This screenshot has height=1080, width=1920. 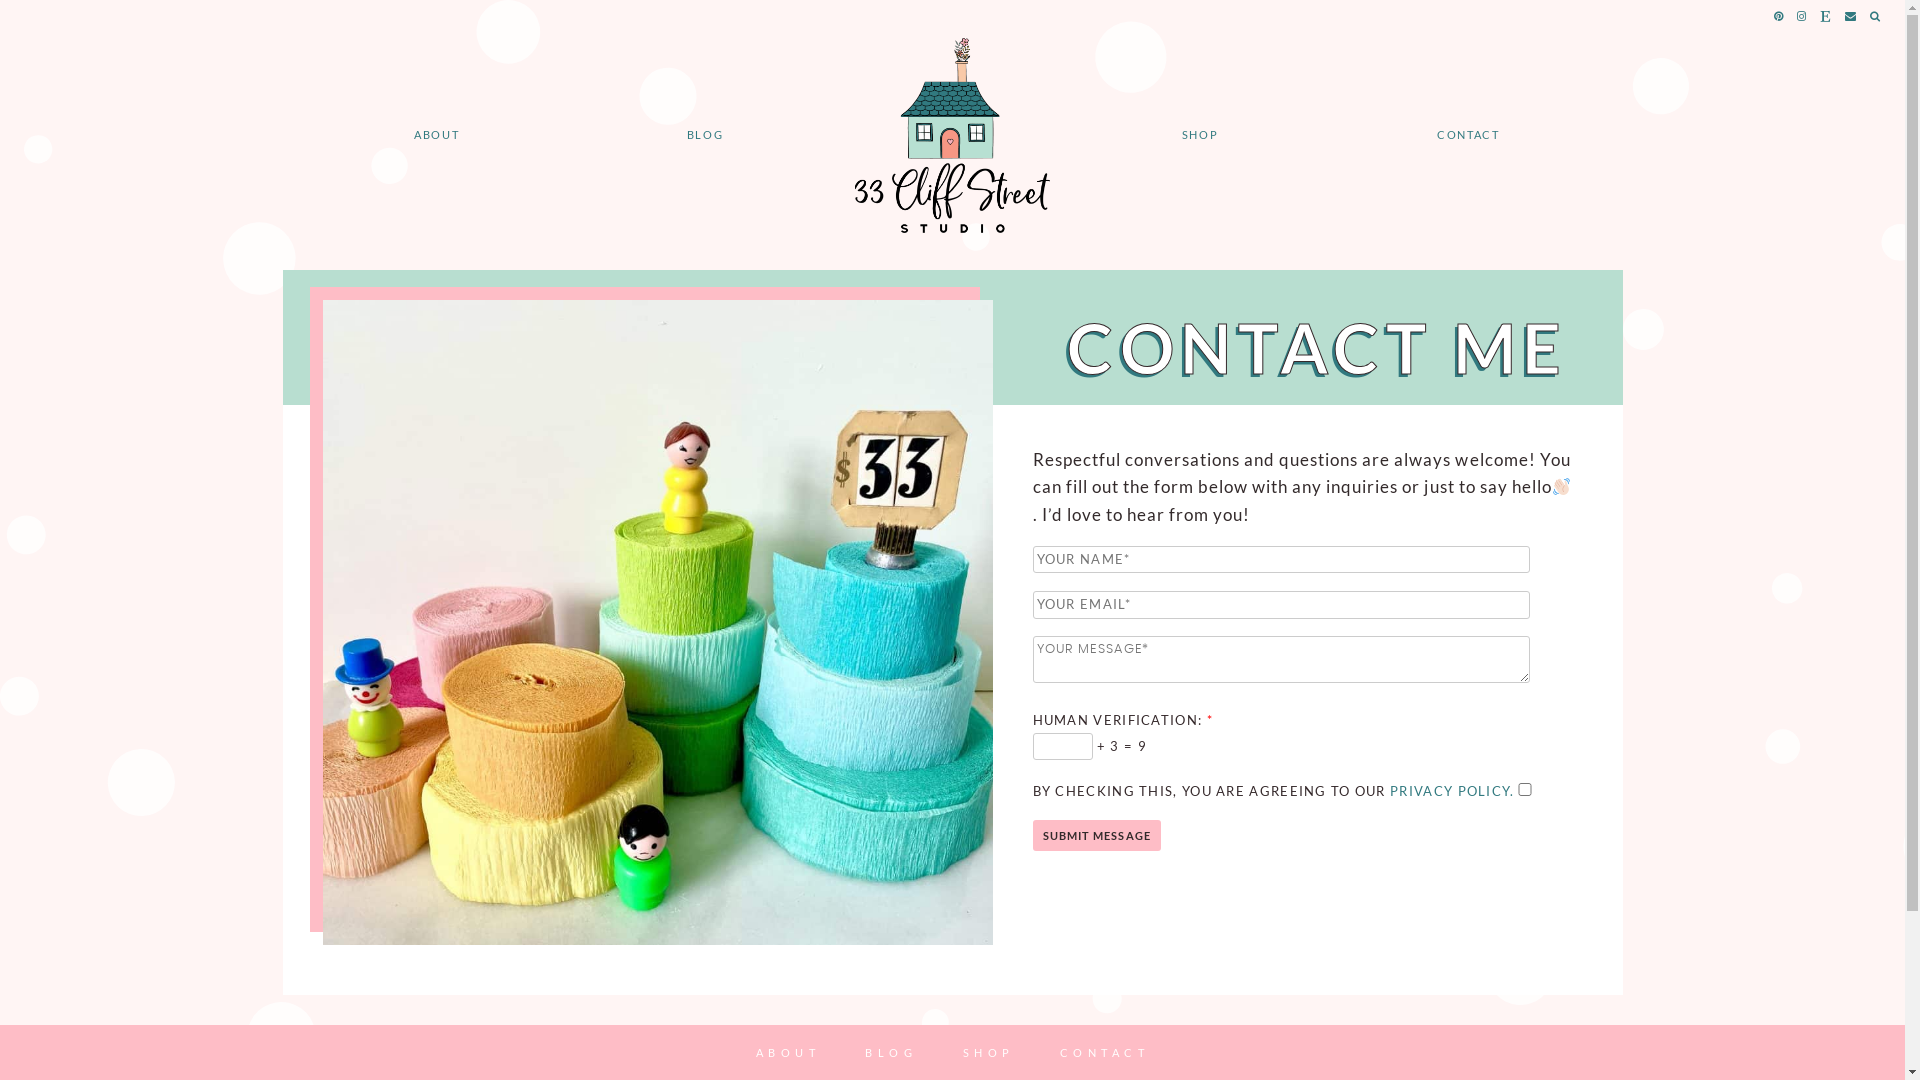 I want to click on 'instagram icon', so click(x=1802, y=16).